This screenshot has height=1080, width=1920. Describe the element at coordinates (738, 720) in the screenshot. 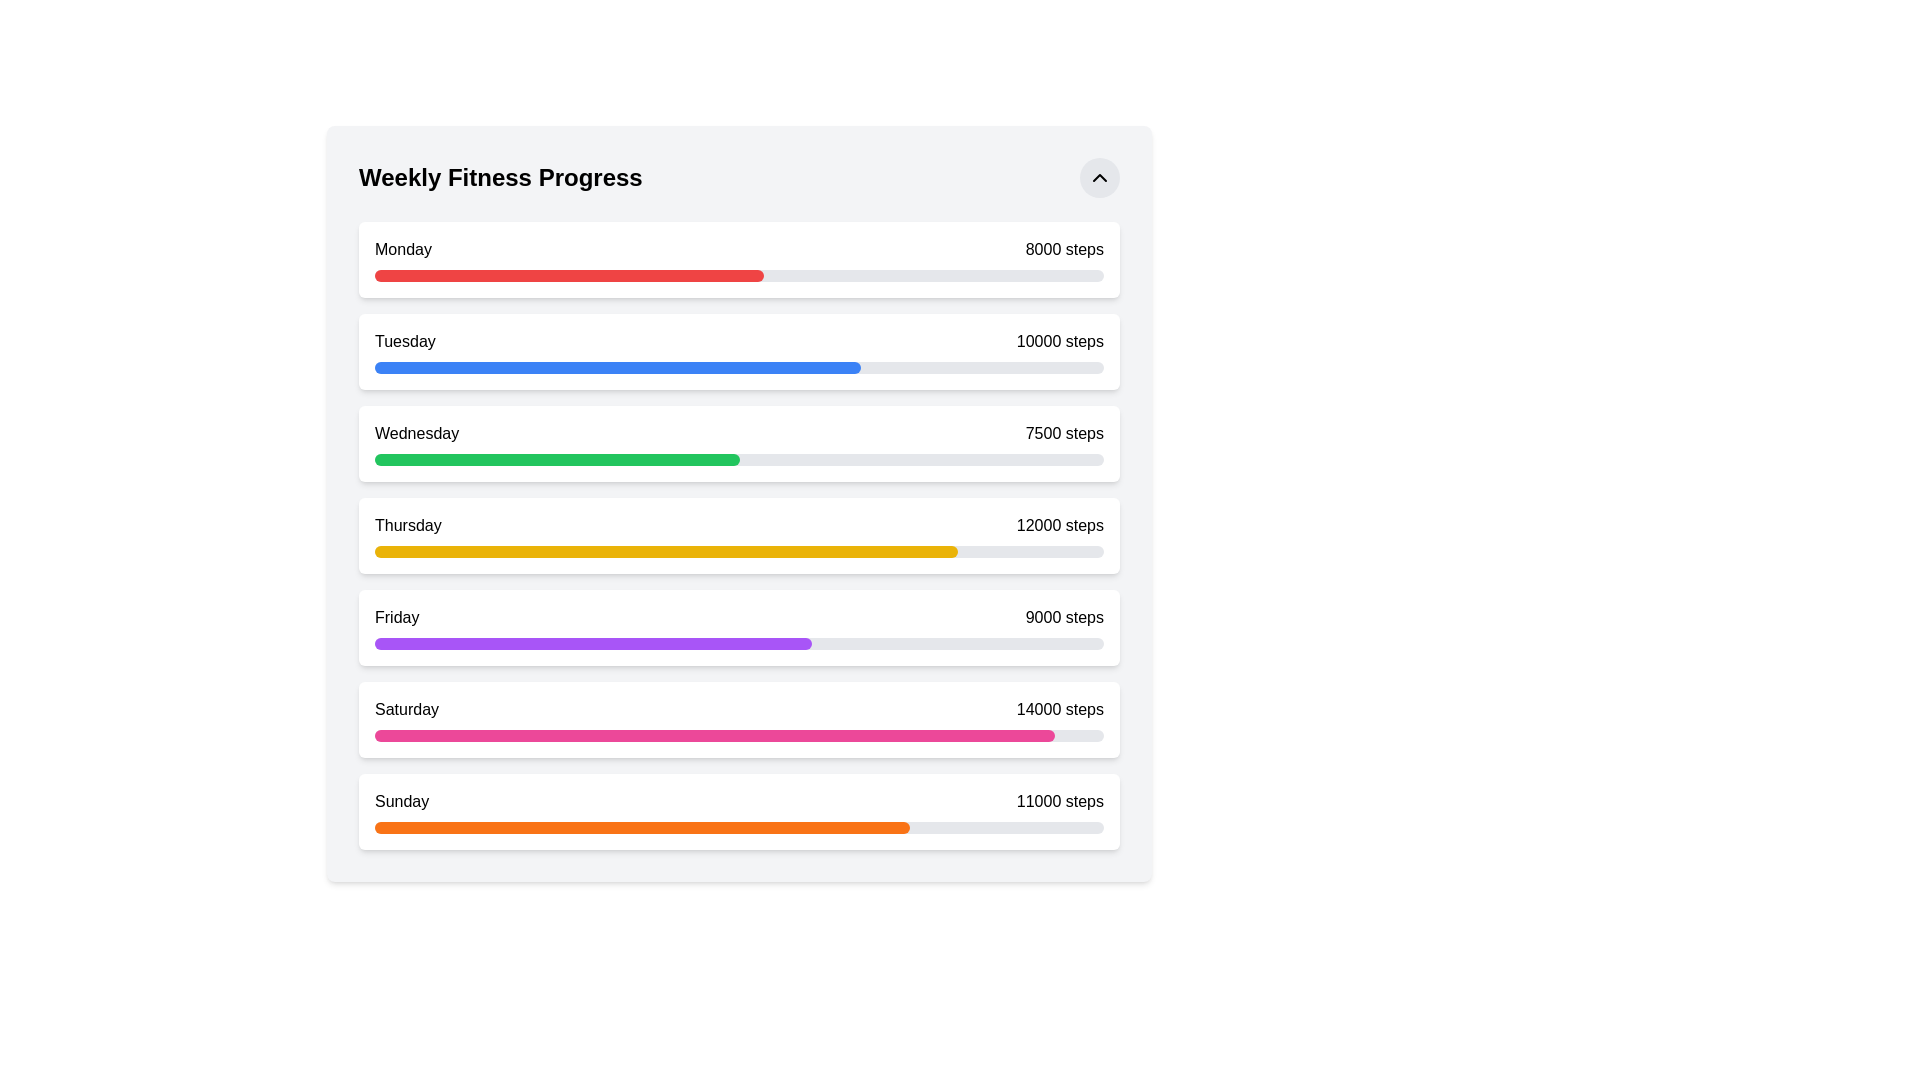

I see `progress bar details of the informational card displaying the daily step count progress for Saturday, which is the sixth card in the vertical sequence` at that location.